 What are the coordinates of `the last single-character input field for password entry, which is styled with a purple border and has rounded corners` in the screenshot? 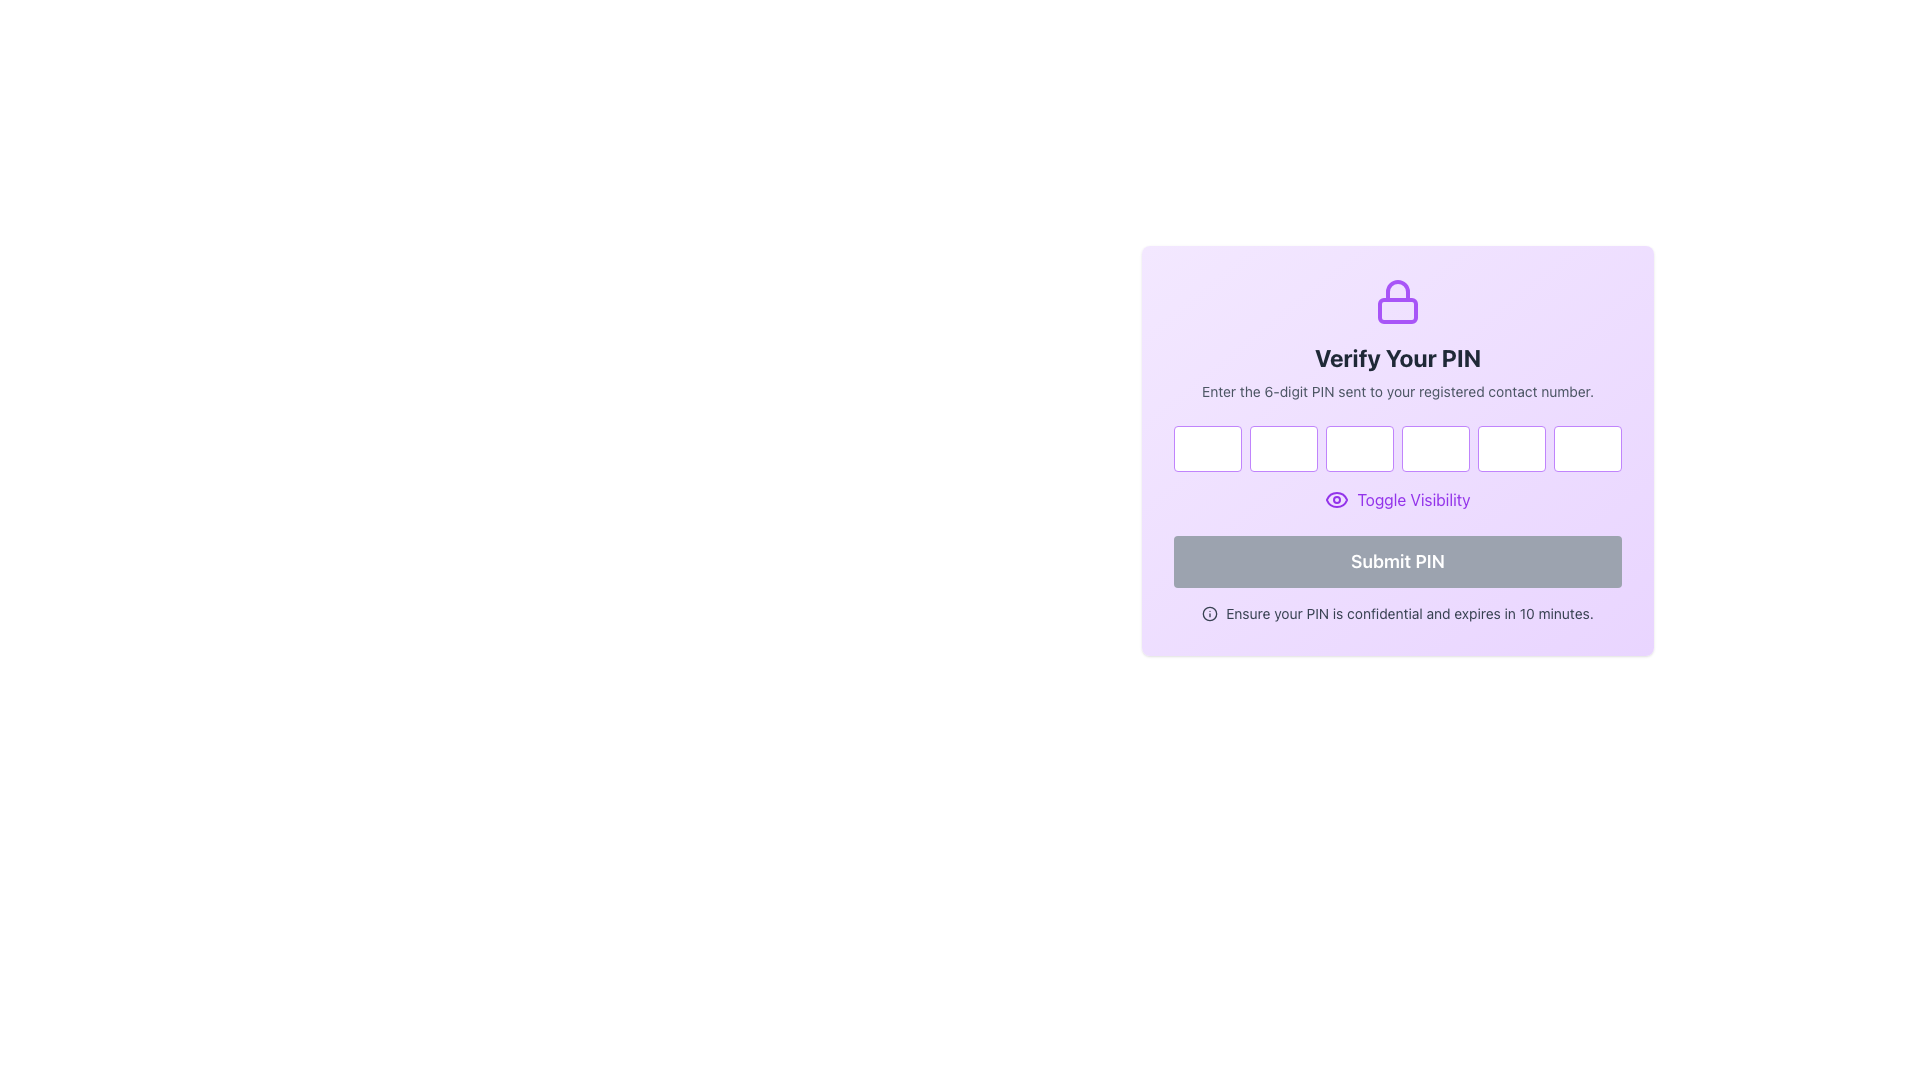 It's located at (1587, 447).